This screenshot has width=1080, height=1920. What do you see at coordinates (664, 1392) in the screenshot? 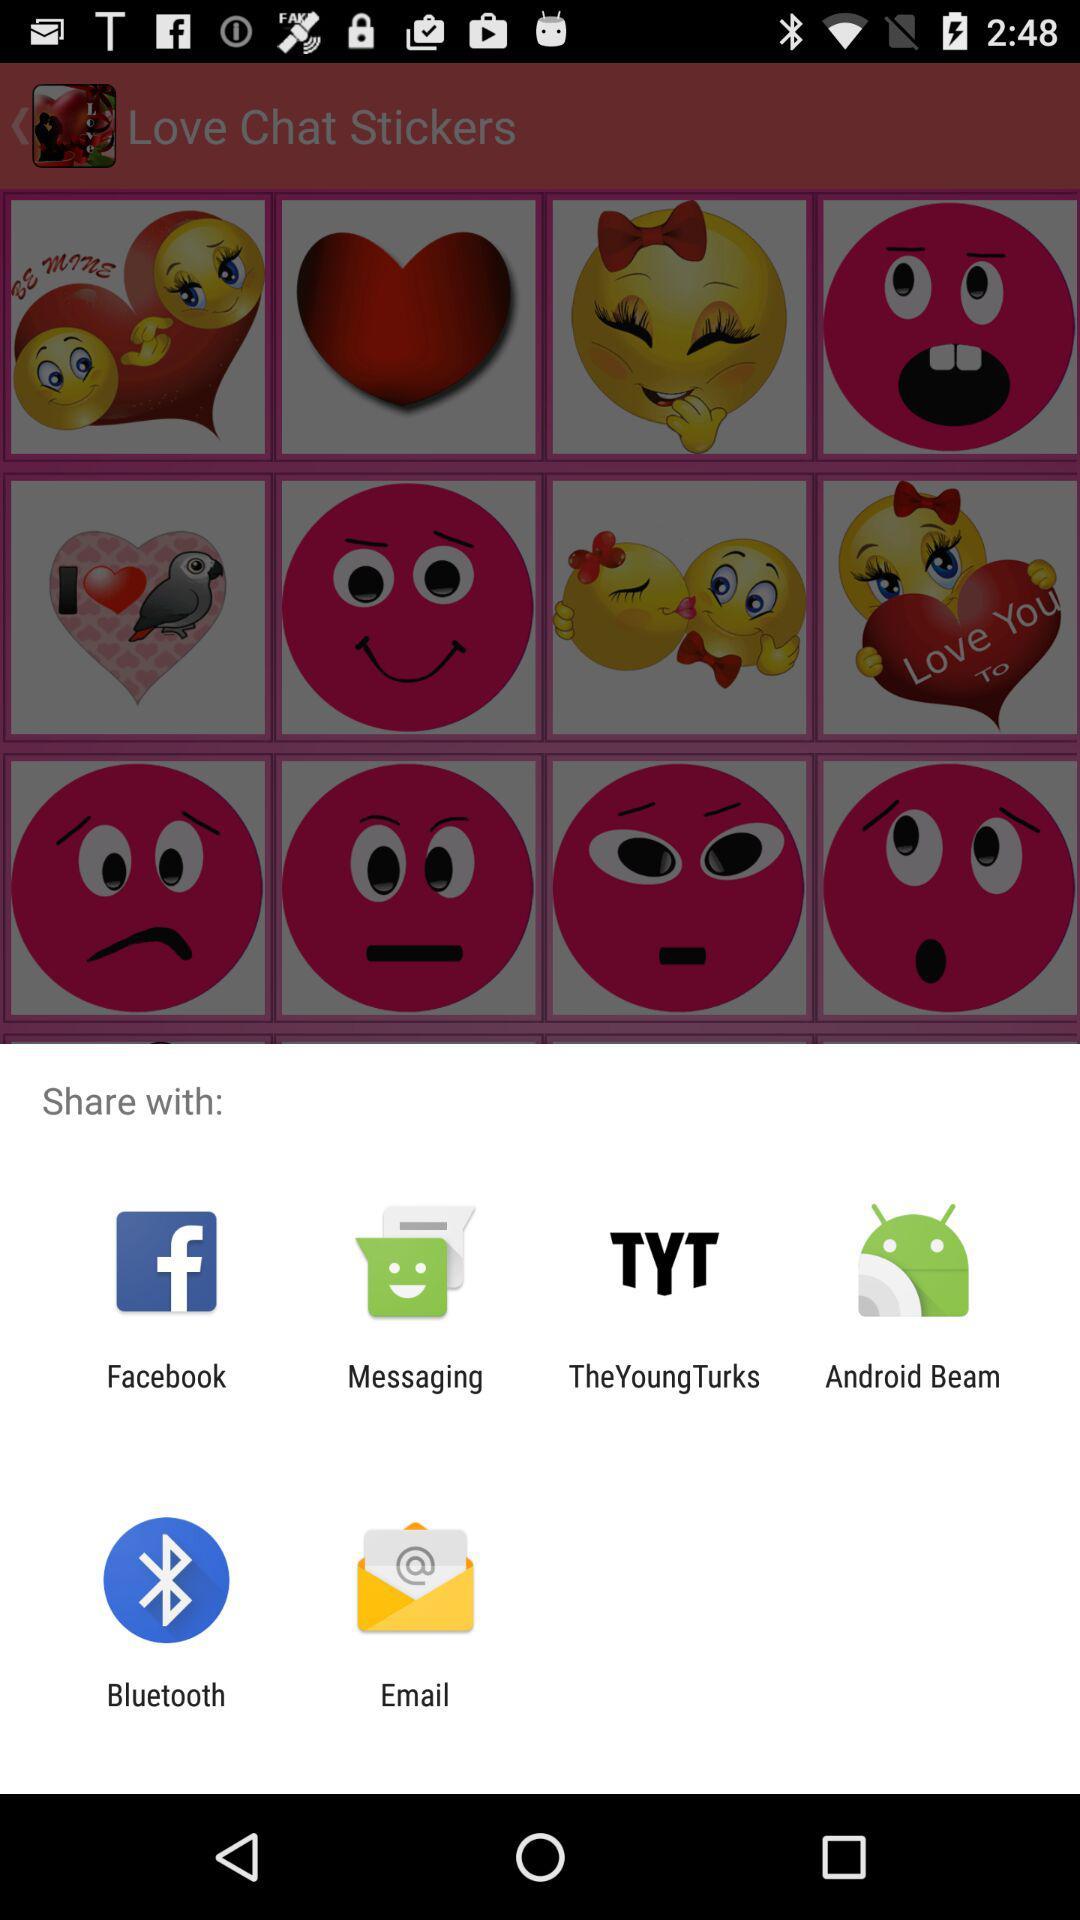
I see `the app next to the android beam icon` at bounding box center [664, 1392].